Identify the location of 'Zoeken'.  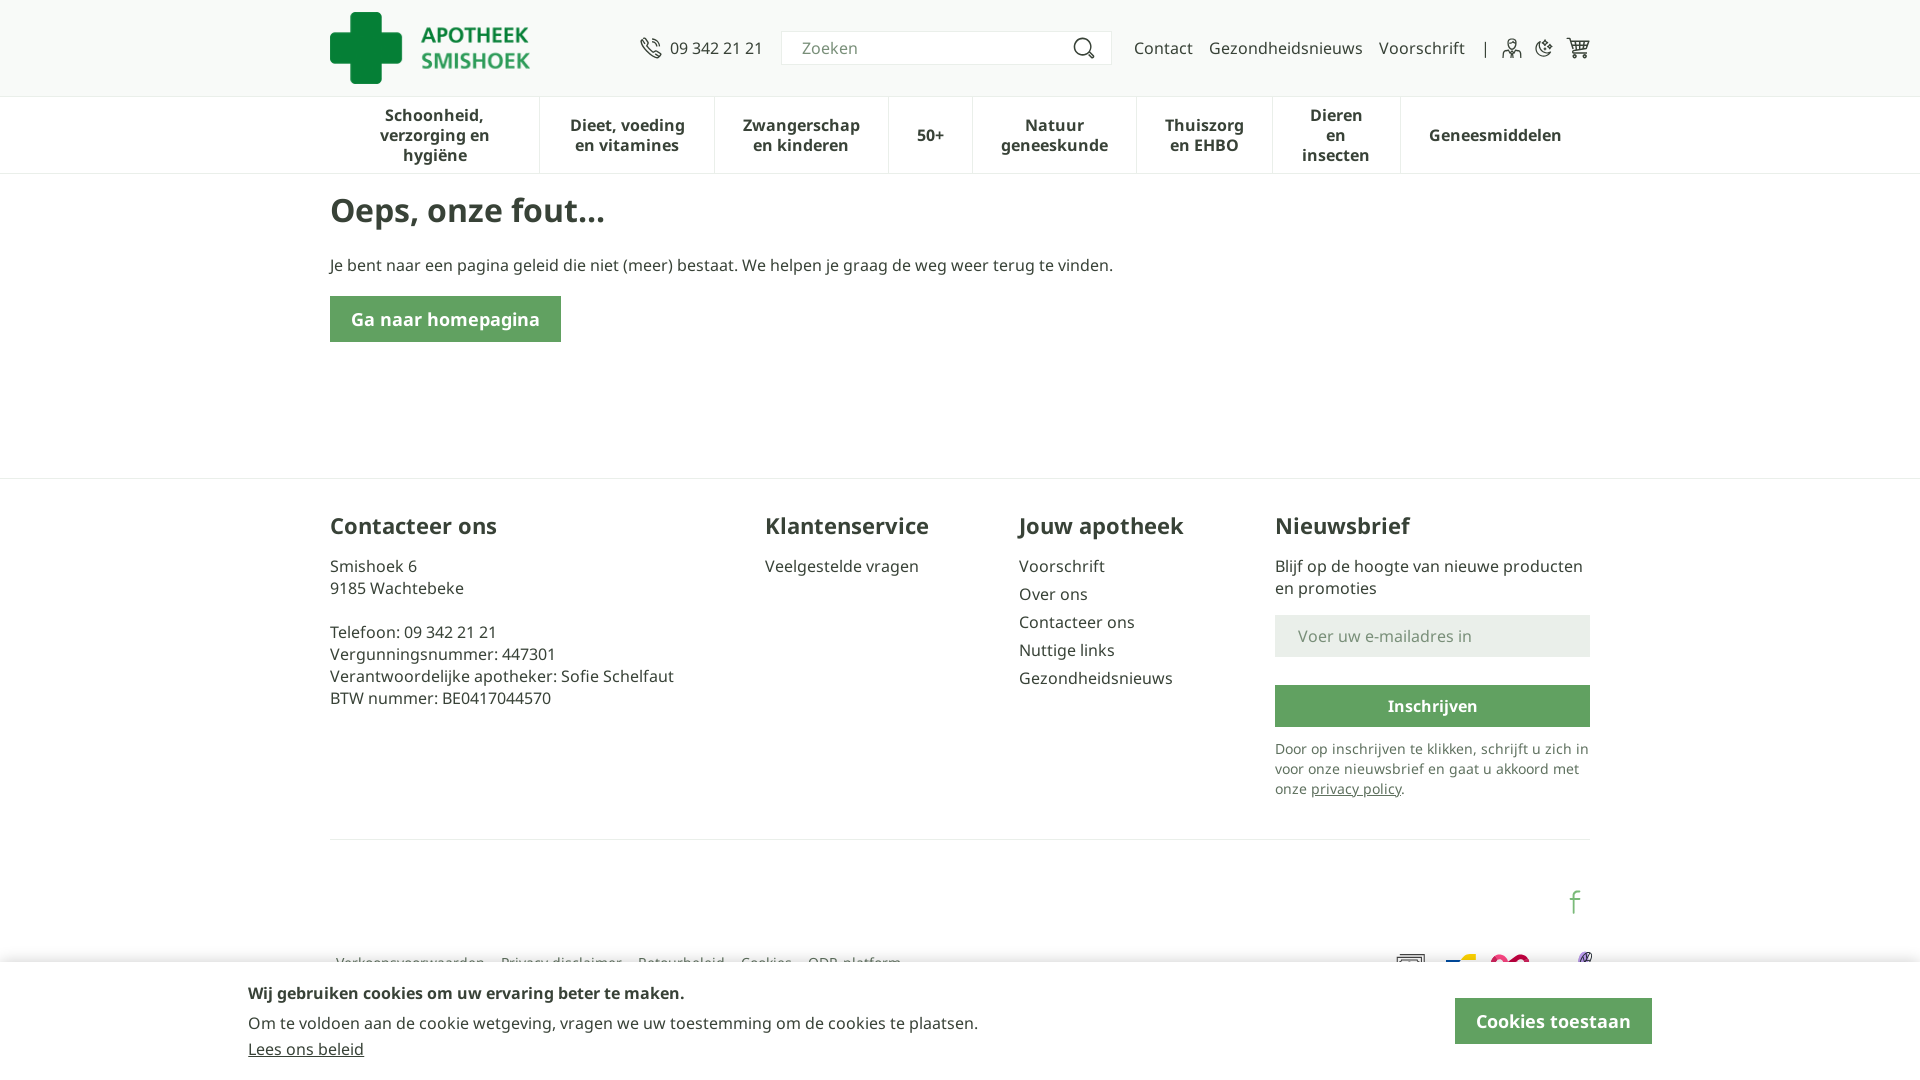
(1083, 46).